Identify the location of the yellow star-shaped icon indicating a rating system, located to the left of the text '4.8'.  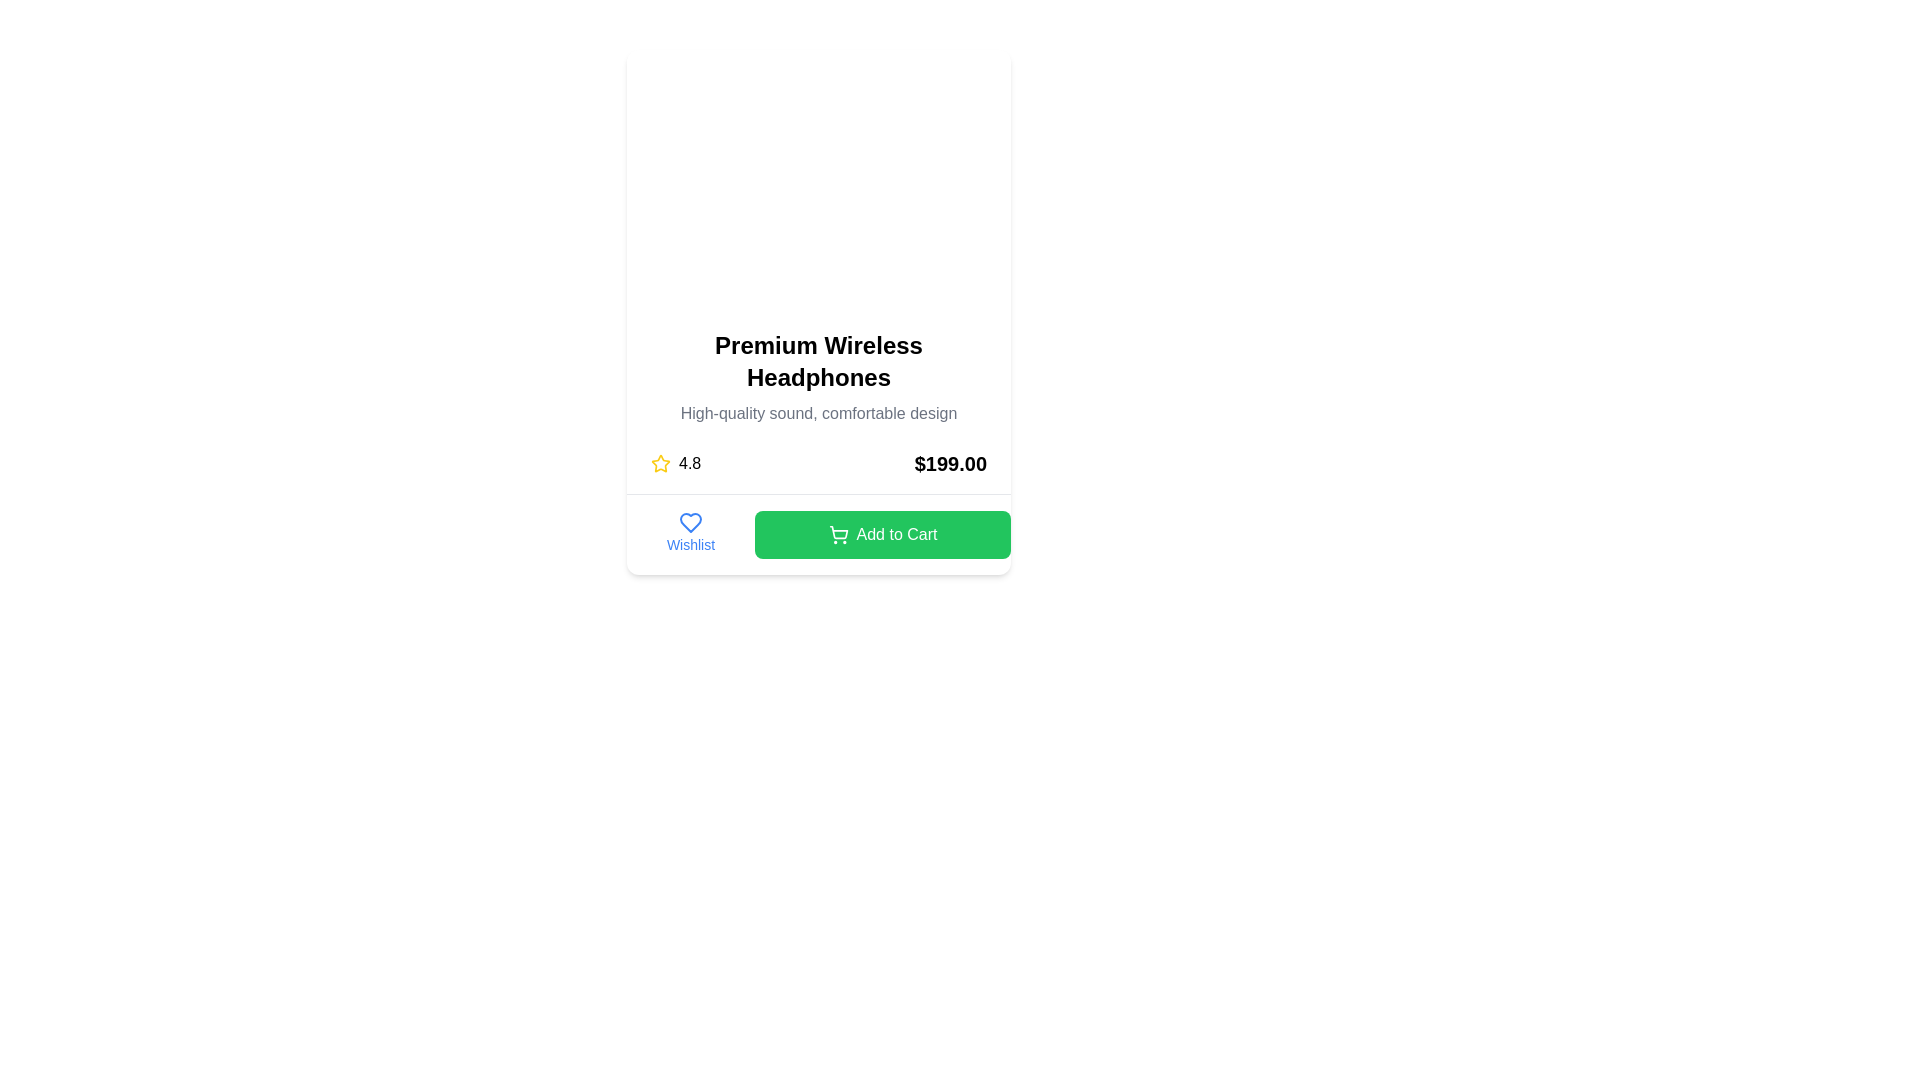
(661, 463).